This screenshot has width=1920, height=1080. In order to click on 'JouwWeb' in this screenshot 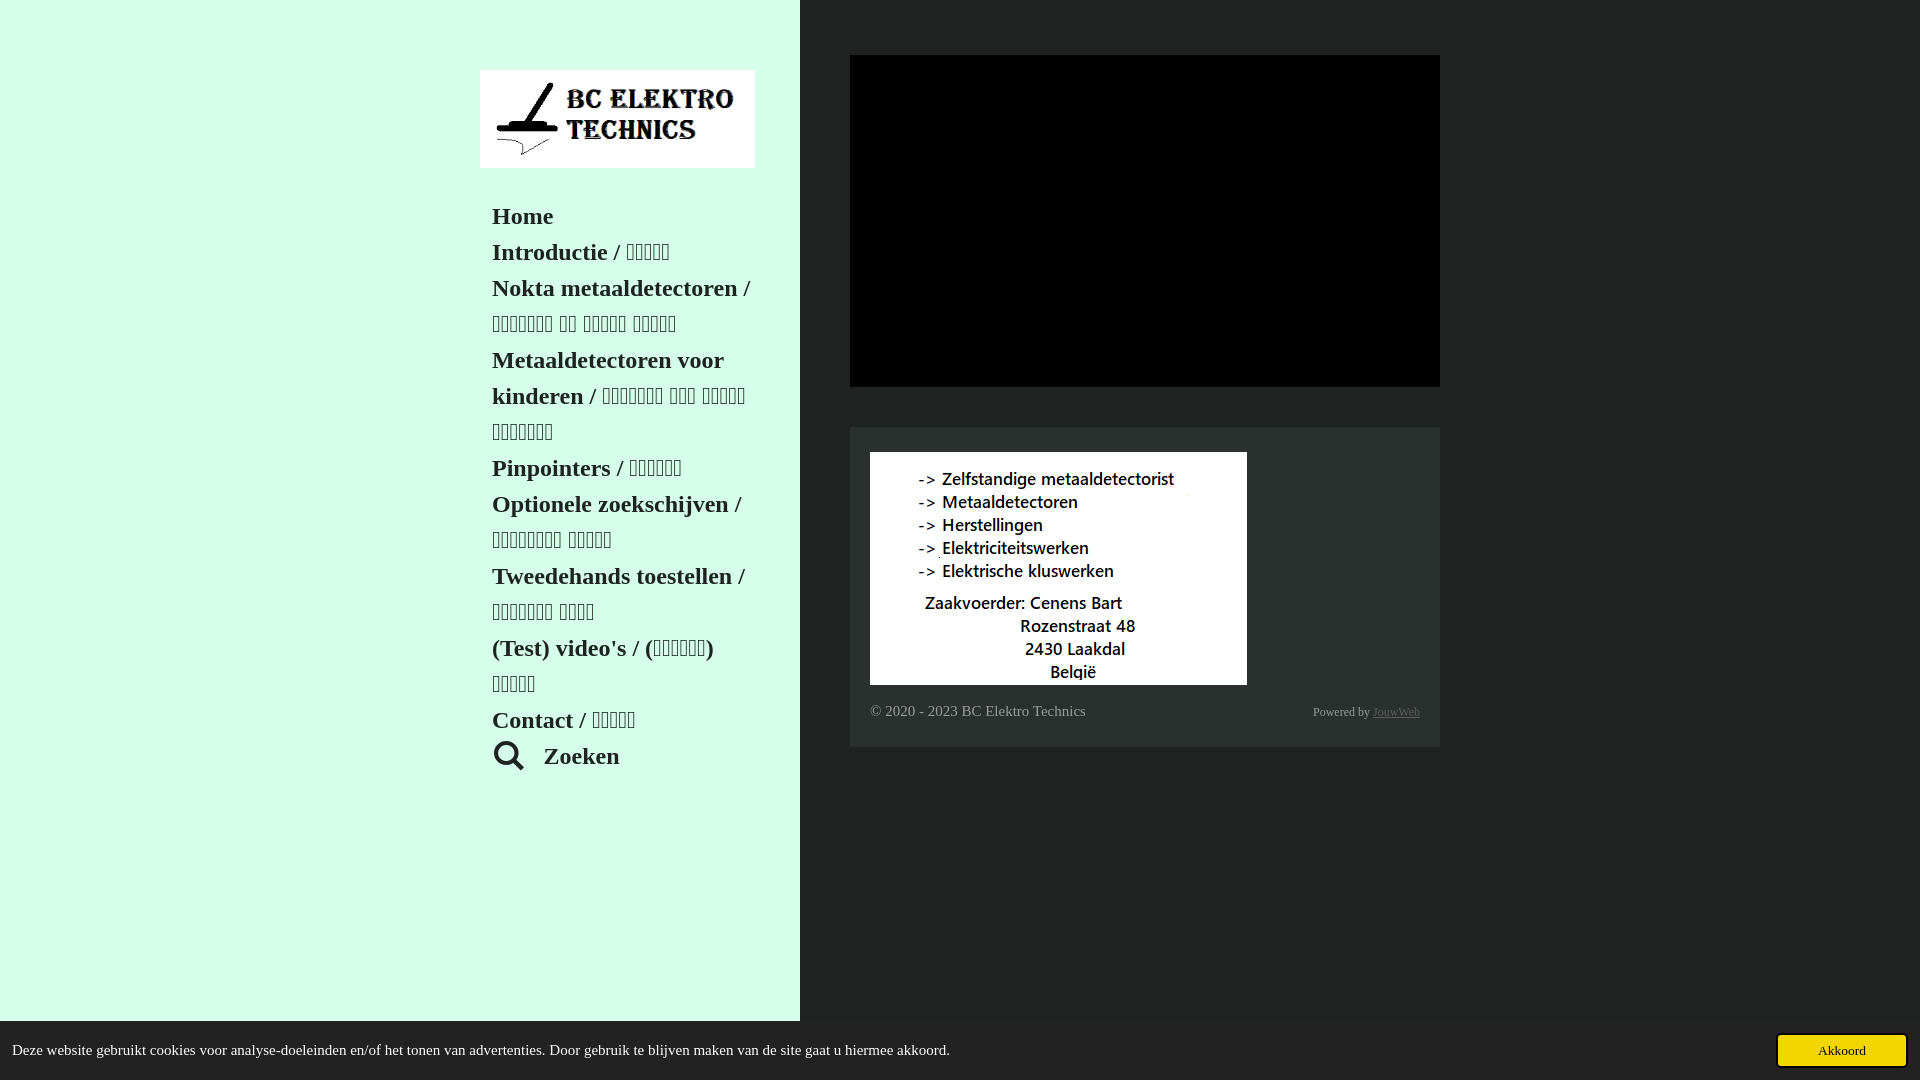, I will do `click(1371, 711)`.